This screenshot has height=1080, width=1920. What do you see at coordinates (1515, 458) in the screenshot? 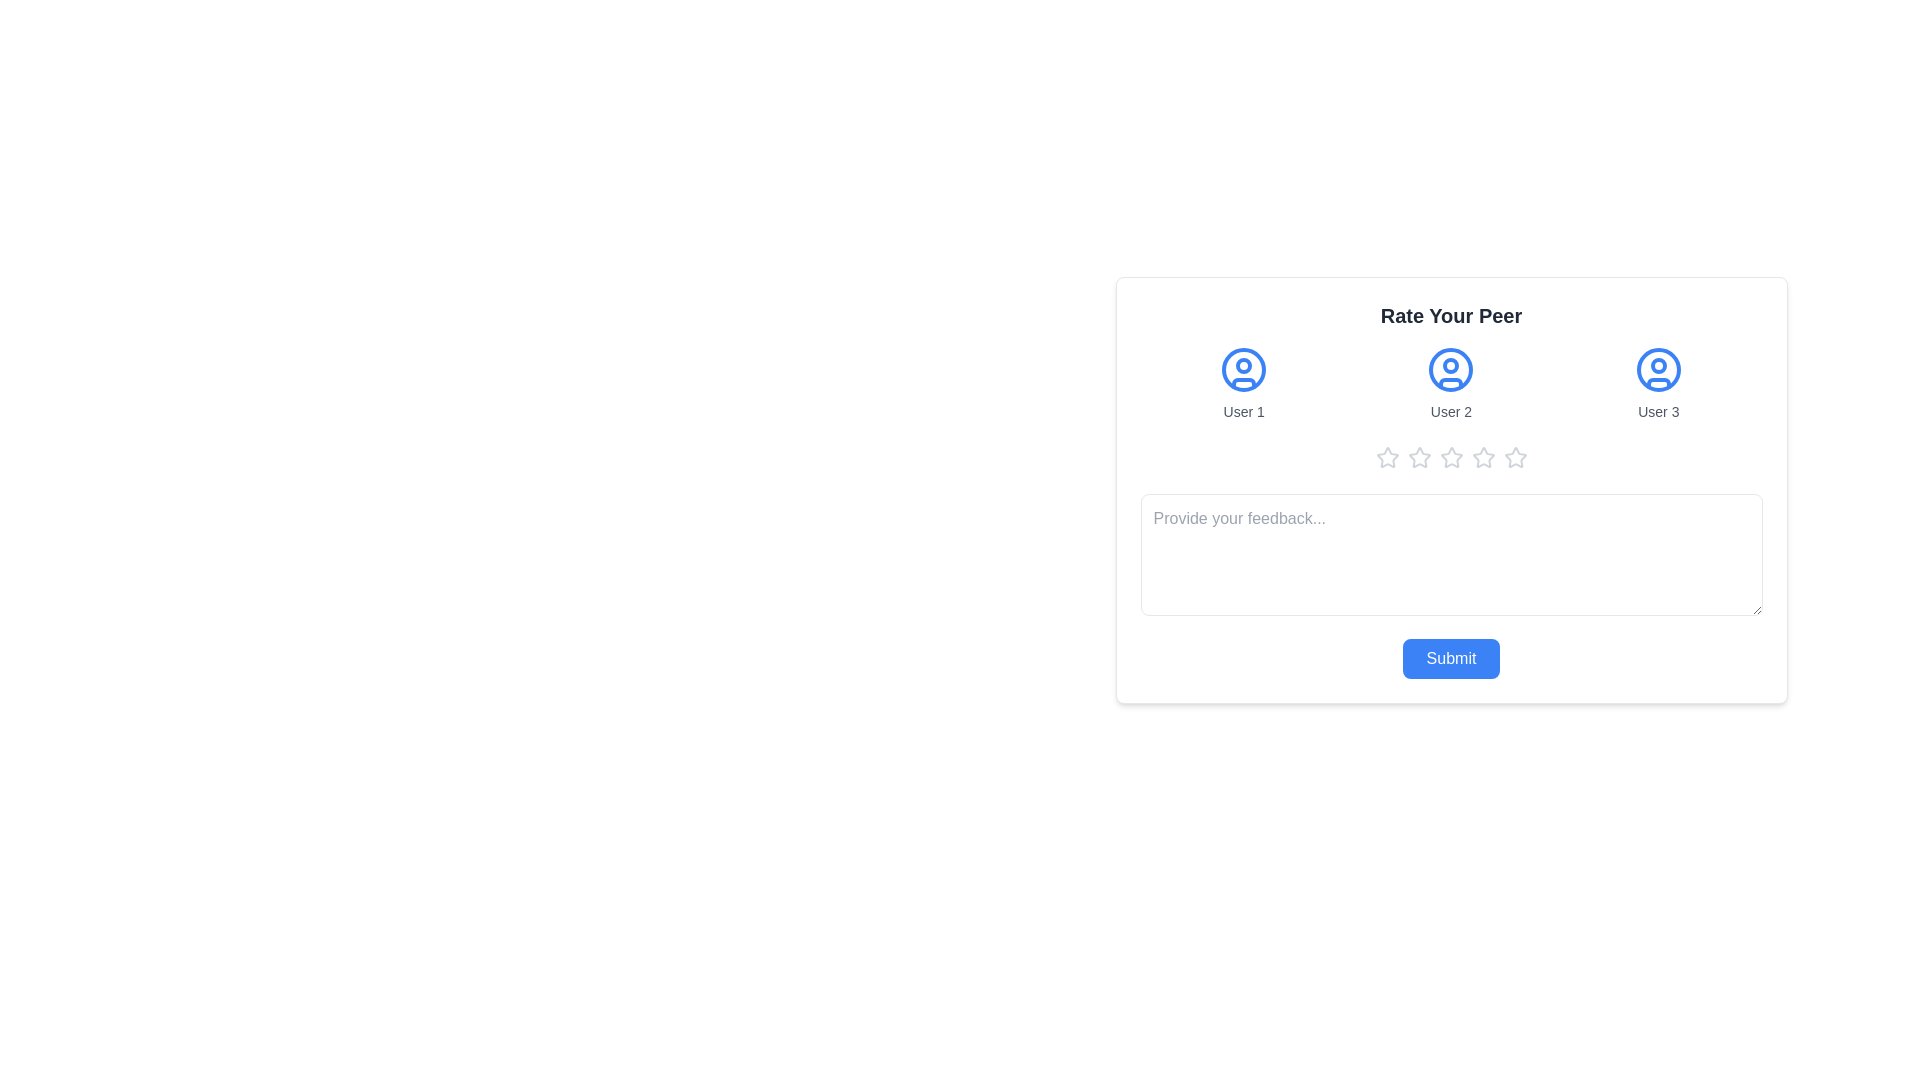
I see `the star corresponding to 5 to set the rating` at bounding box center [1515, 458].